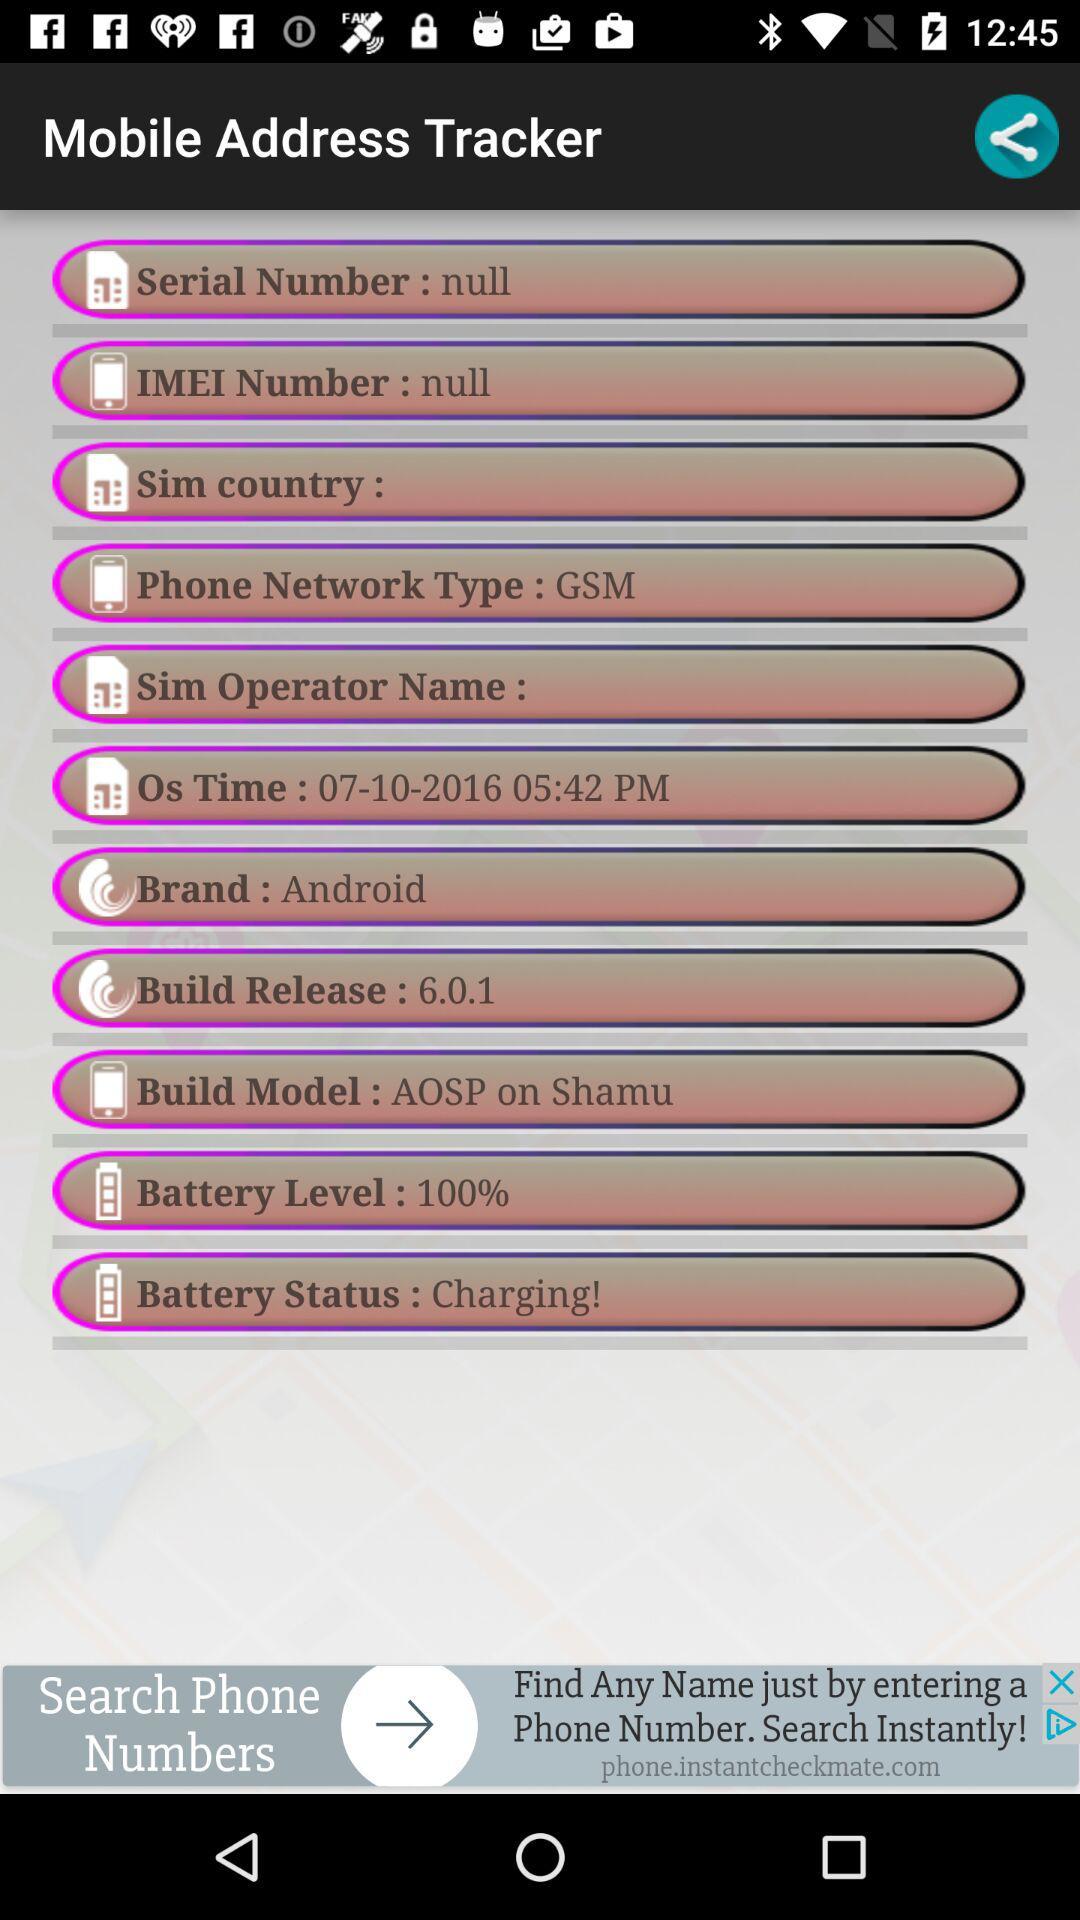  What do you see at coordinates (540, 1727) in the screenshot?
I see `turn on and off app` at bounding box center [540, 1727].